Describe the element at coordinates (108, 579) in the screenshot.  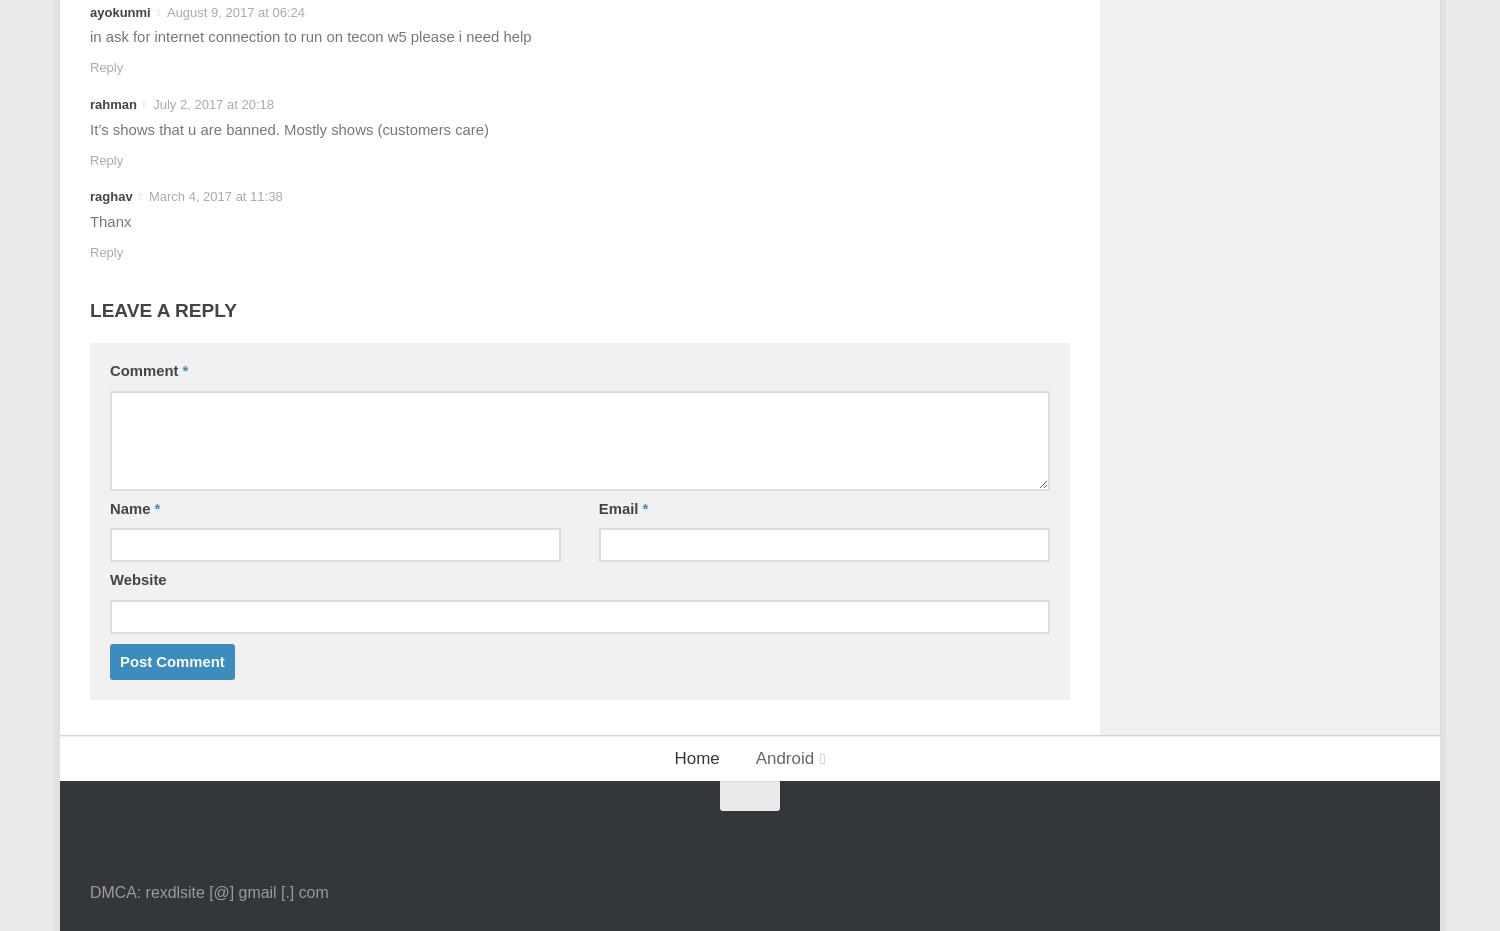
I see `'Website'` at that location.